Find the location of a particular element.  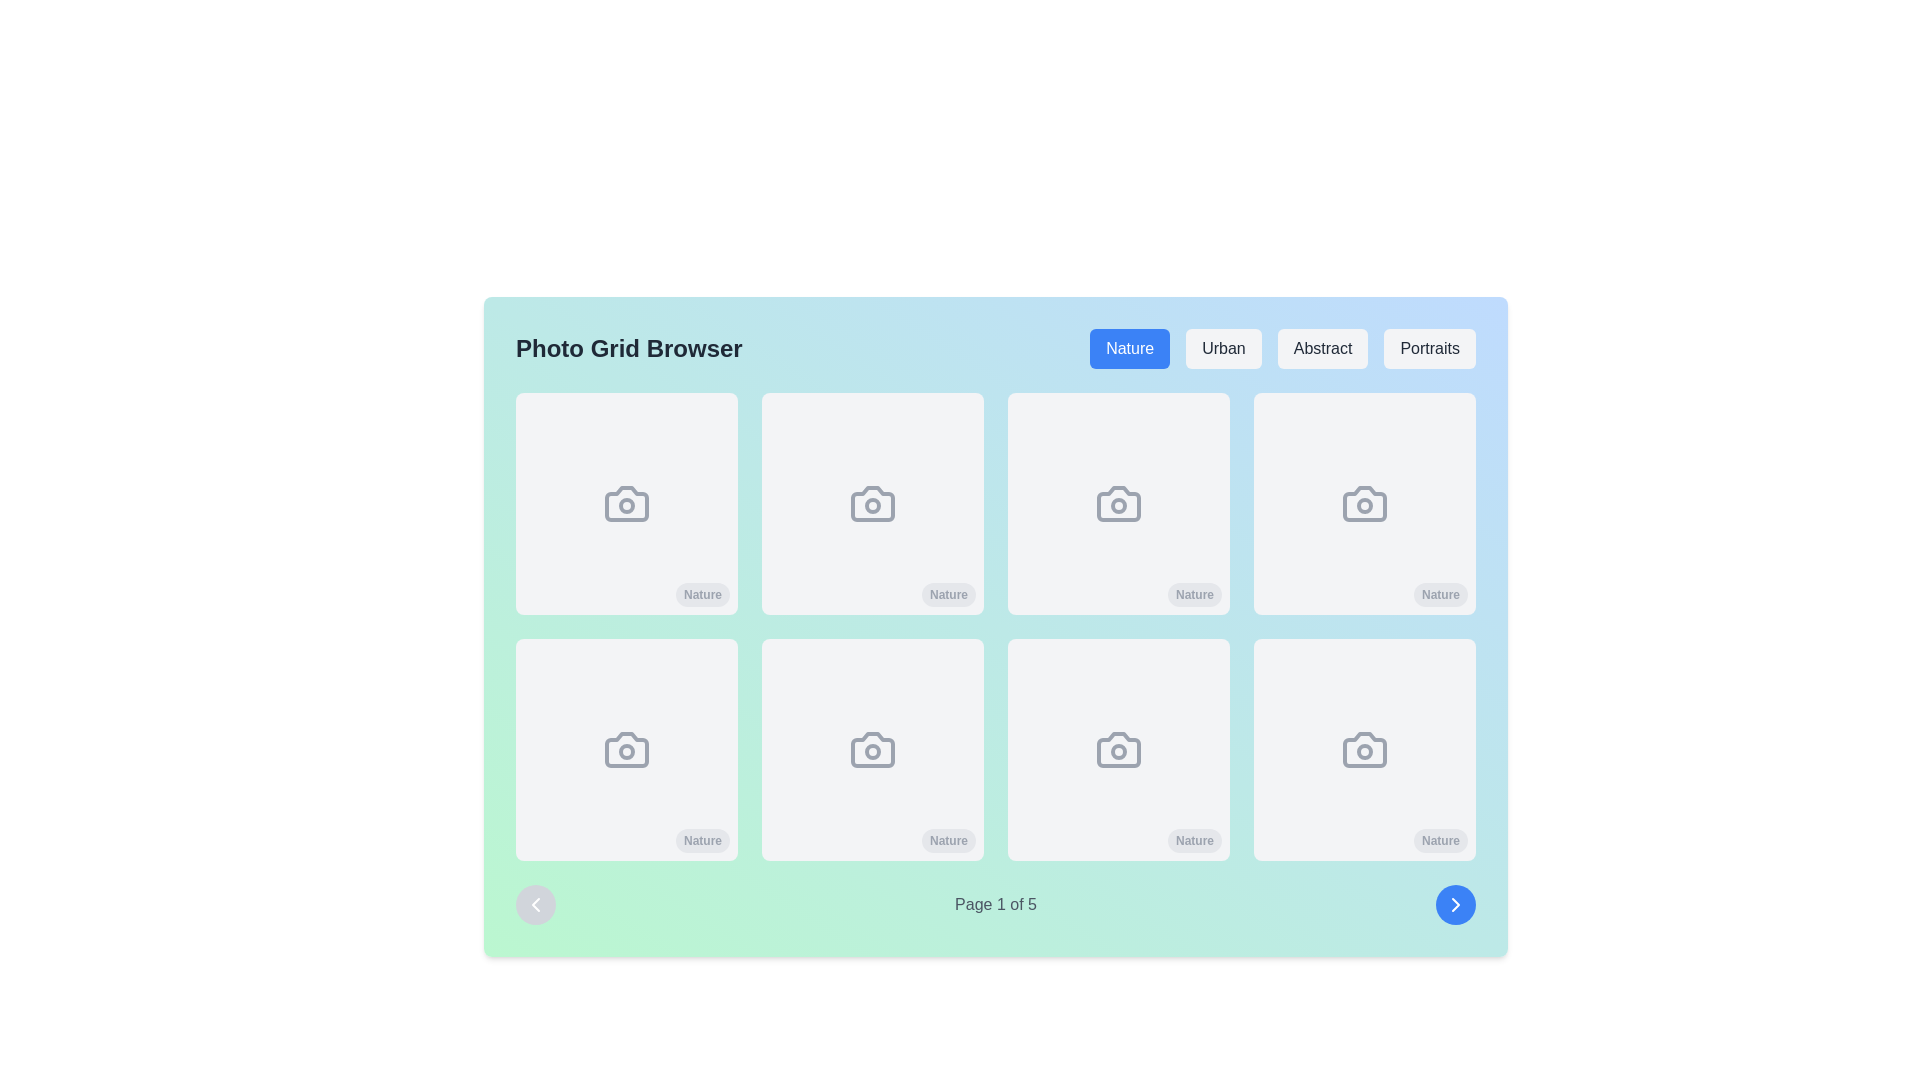

the icon that signifies a placeholder for photo-related actions located in the second row, first column of the image grid is located at coordinates (626, 749).